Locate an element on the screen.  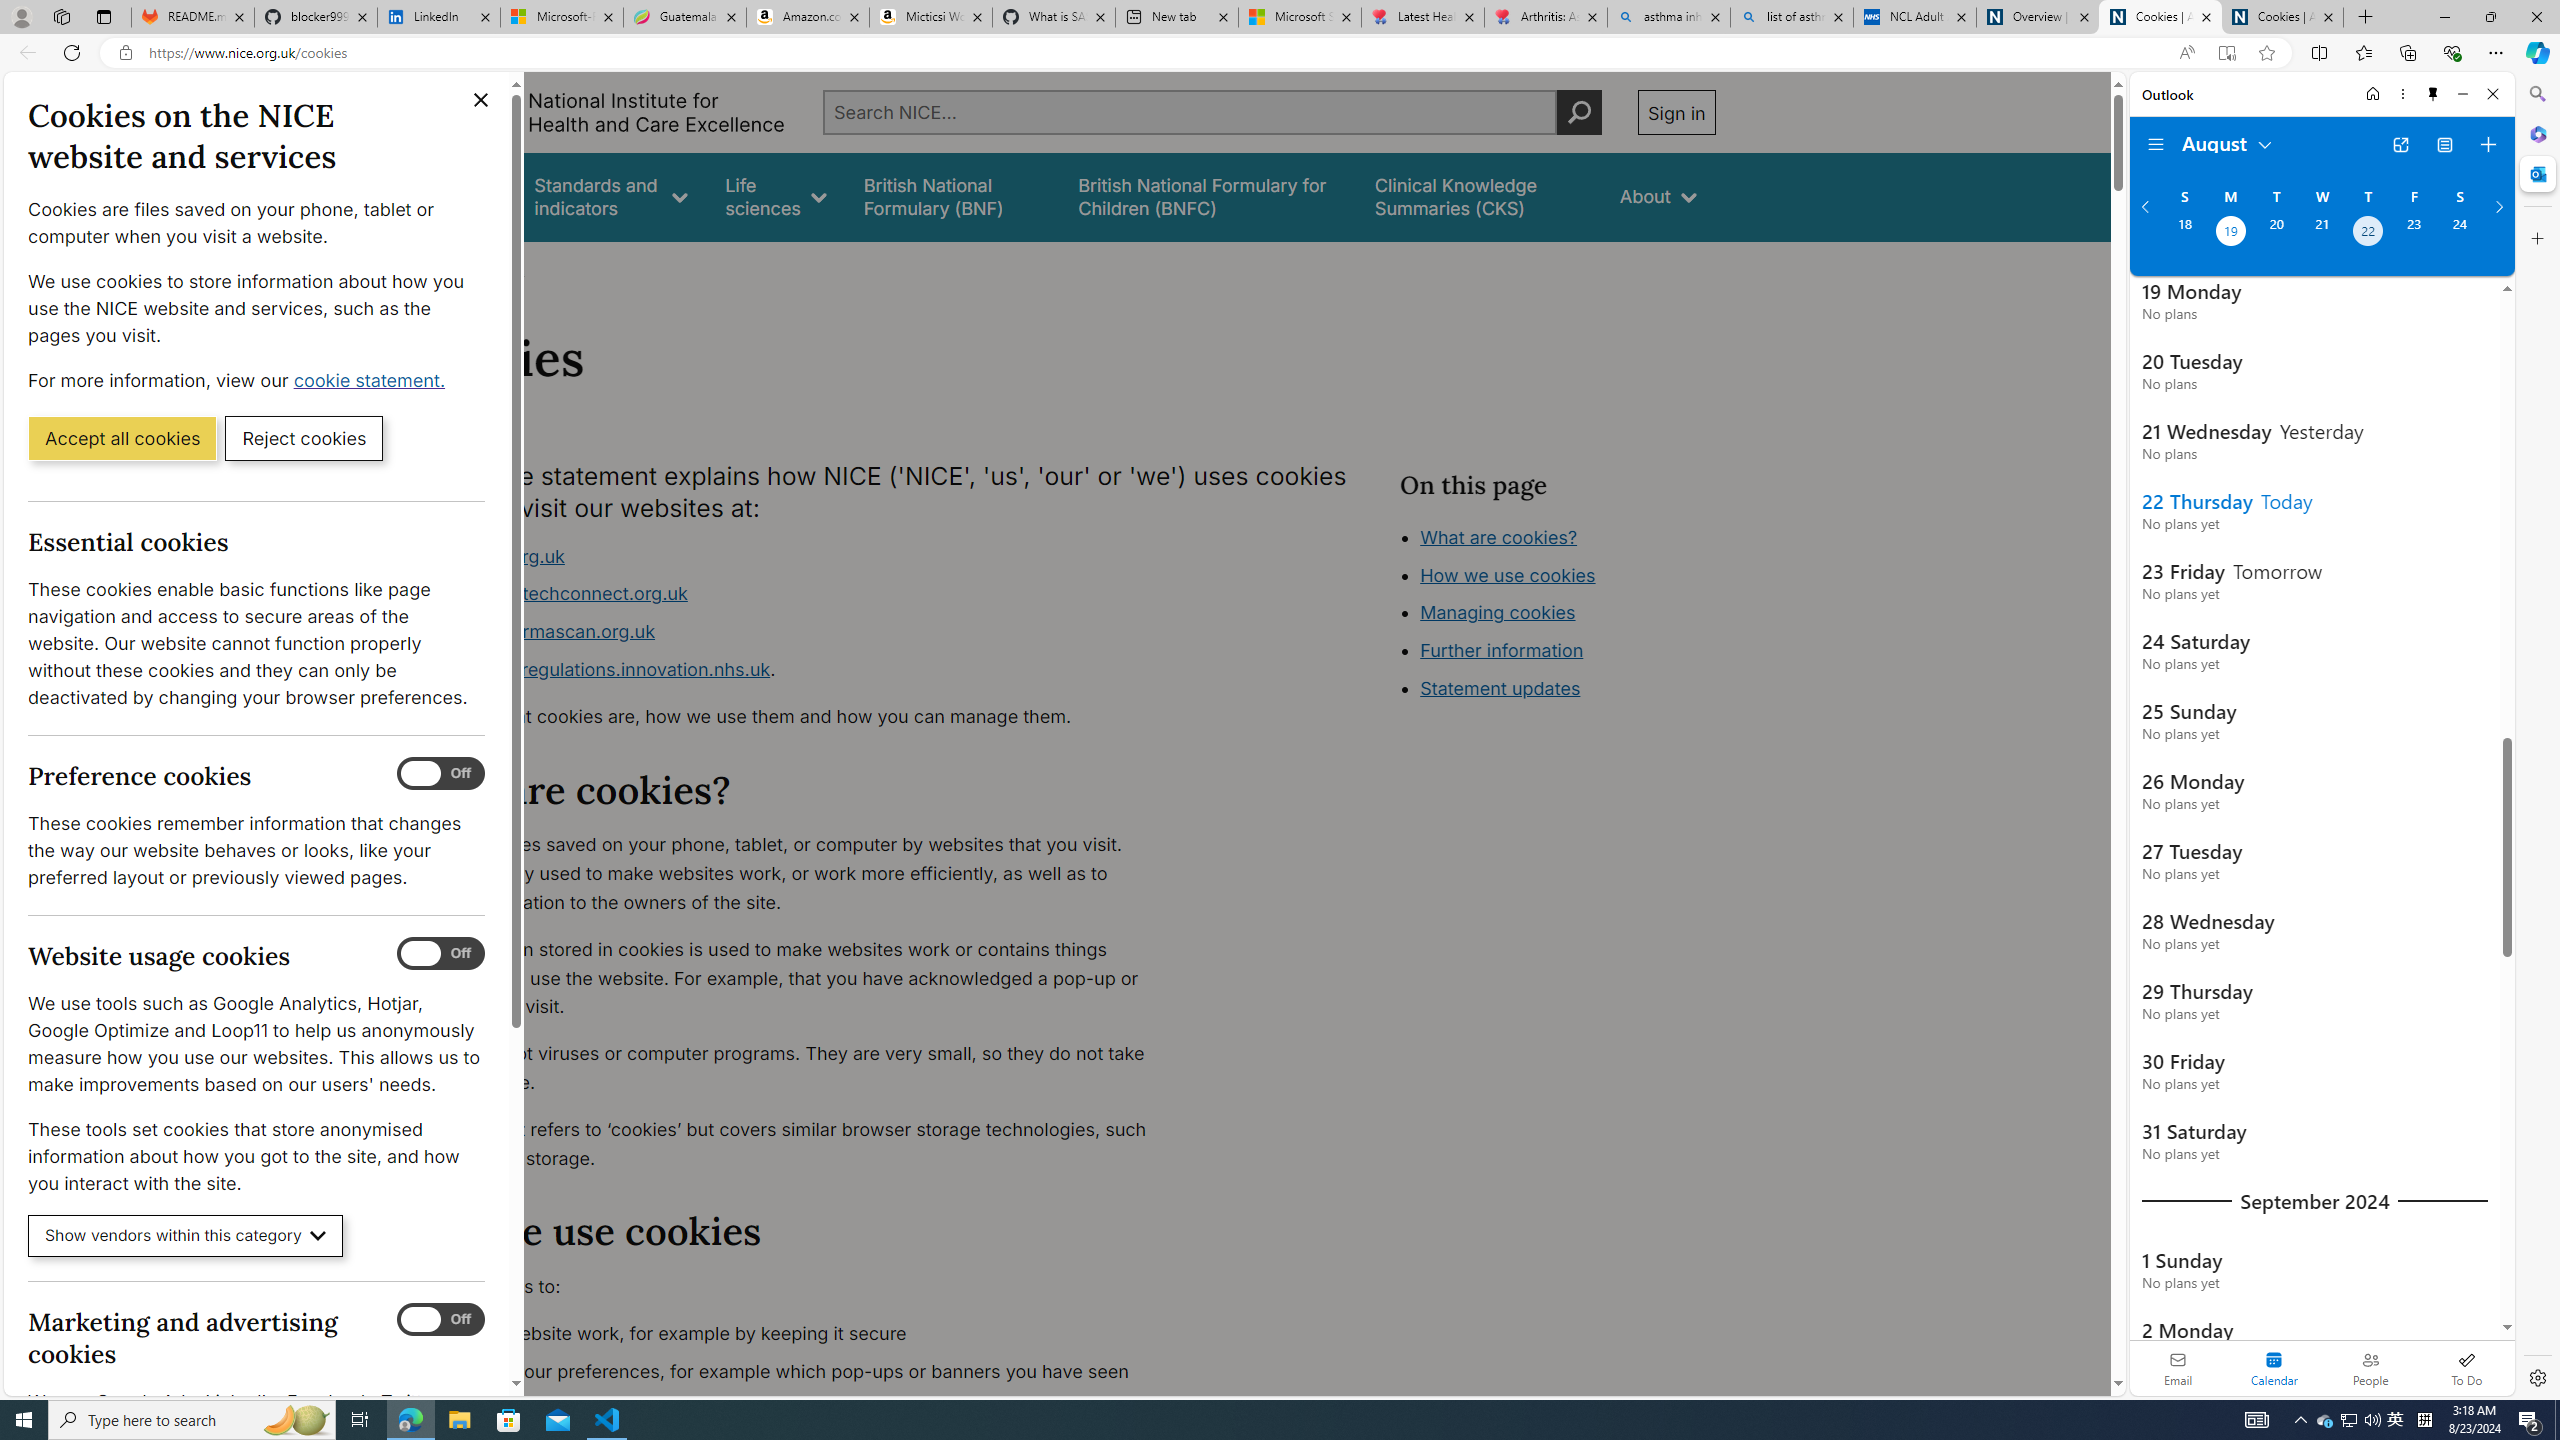
'August' is located at coordinates (2227, 141).